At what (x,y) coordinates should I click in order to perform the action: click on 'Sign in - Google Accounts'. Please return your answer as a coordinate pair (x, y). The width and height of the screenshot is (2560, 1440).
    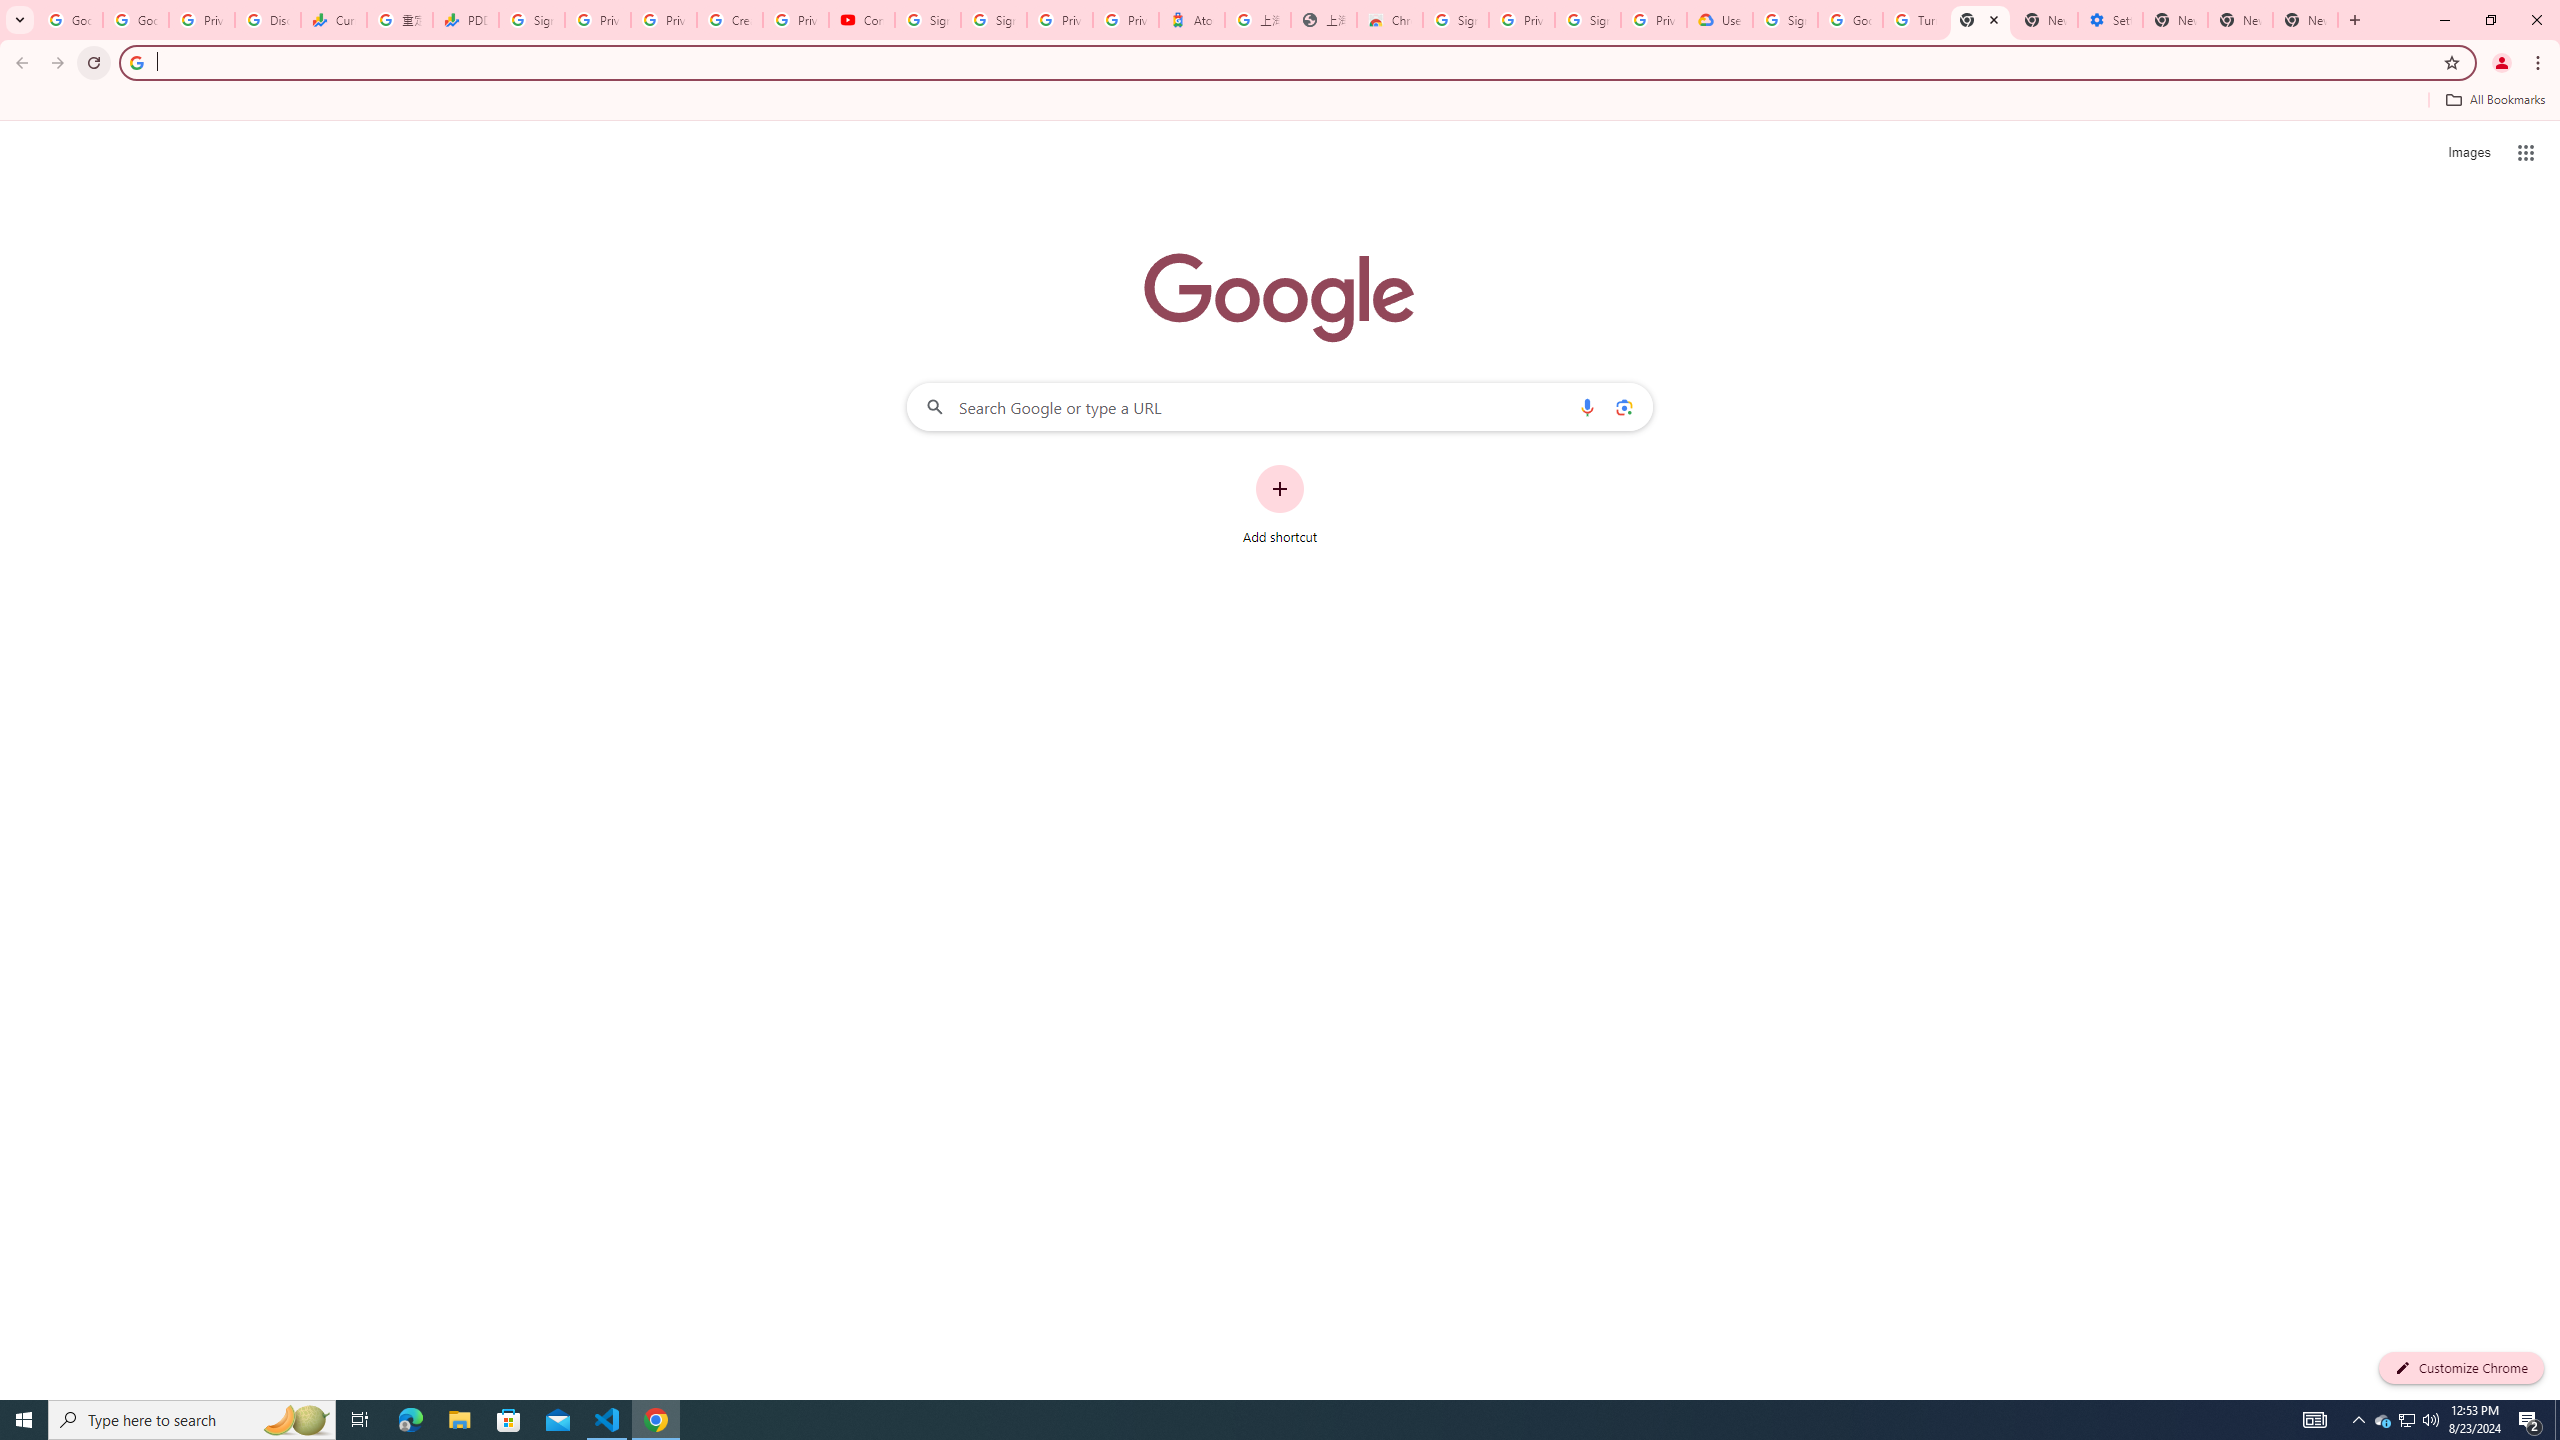
    Looking at the image, I should click on (994, 19).